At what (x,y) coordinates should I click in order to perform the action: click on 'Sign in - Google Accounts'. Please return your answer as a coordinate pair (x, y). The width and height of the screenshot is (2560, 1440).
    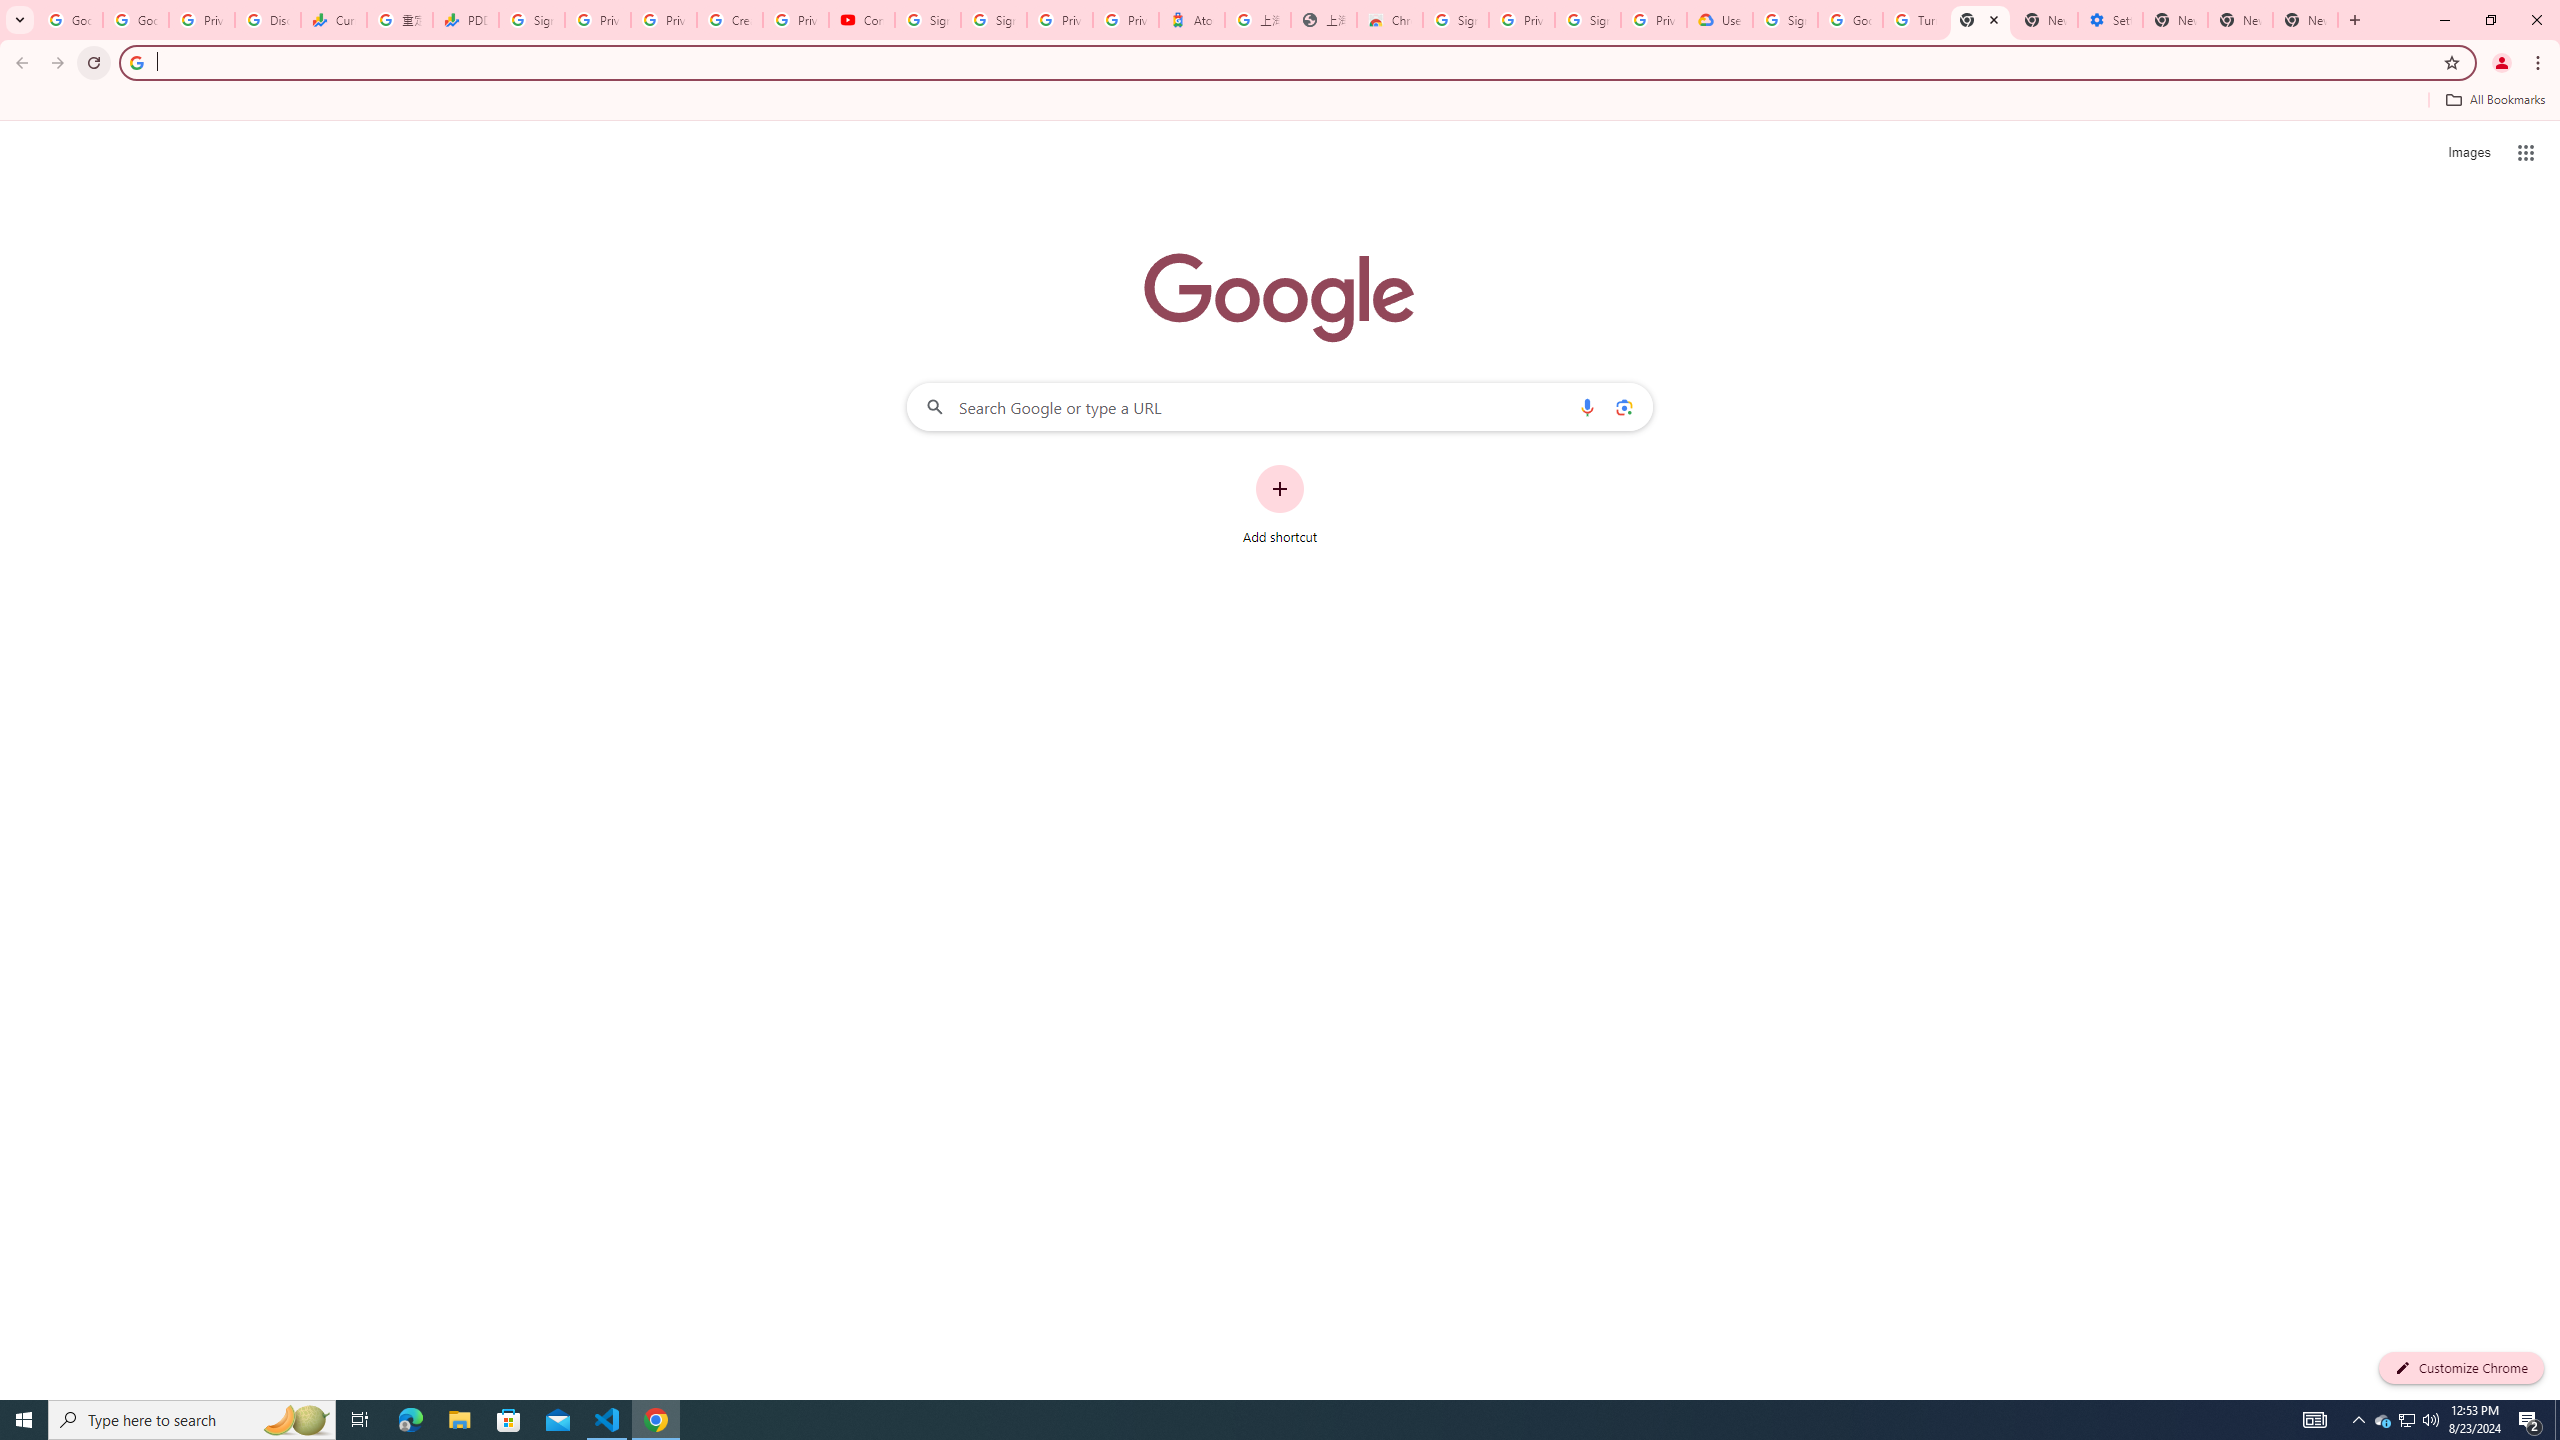
    Looking at the image, I should click on (994, 19).